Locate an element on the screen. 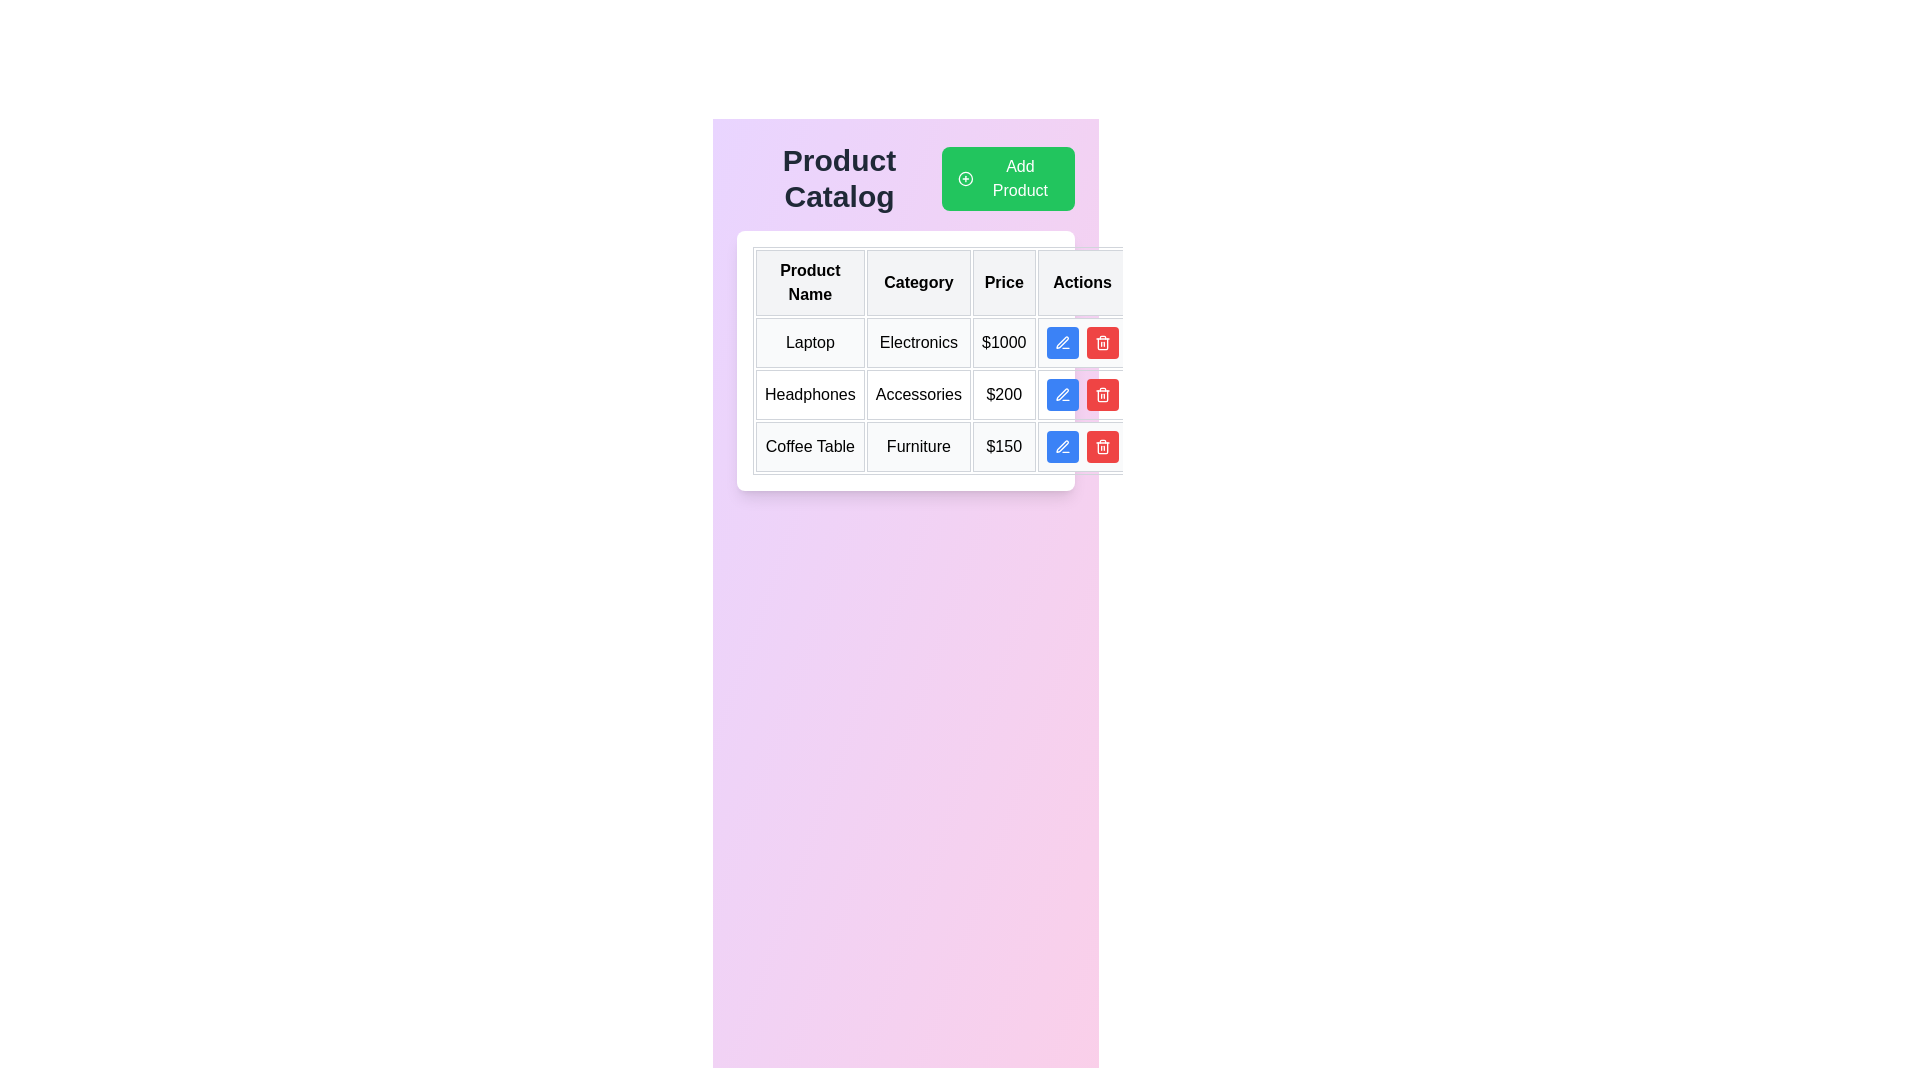 This screenshot has width=1920, height=1080. the edit icon button, styled as a pen, located in the third row of the Actions column in the table is located at coordinates (1061, 342).